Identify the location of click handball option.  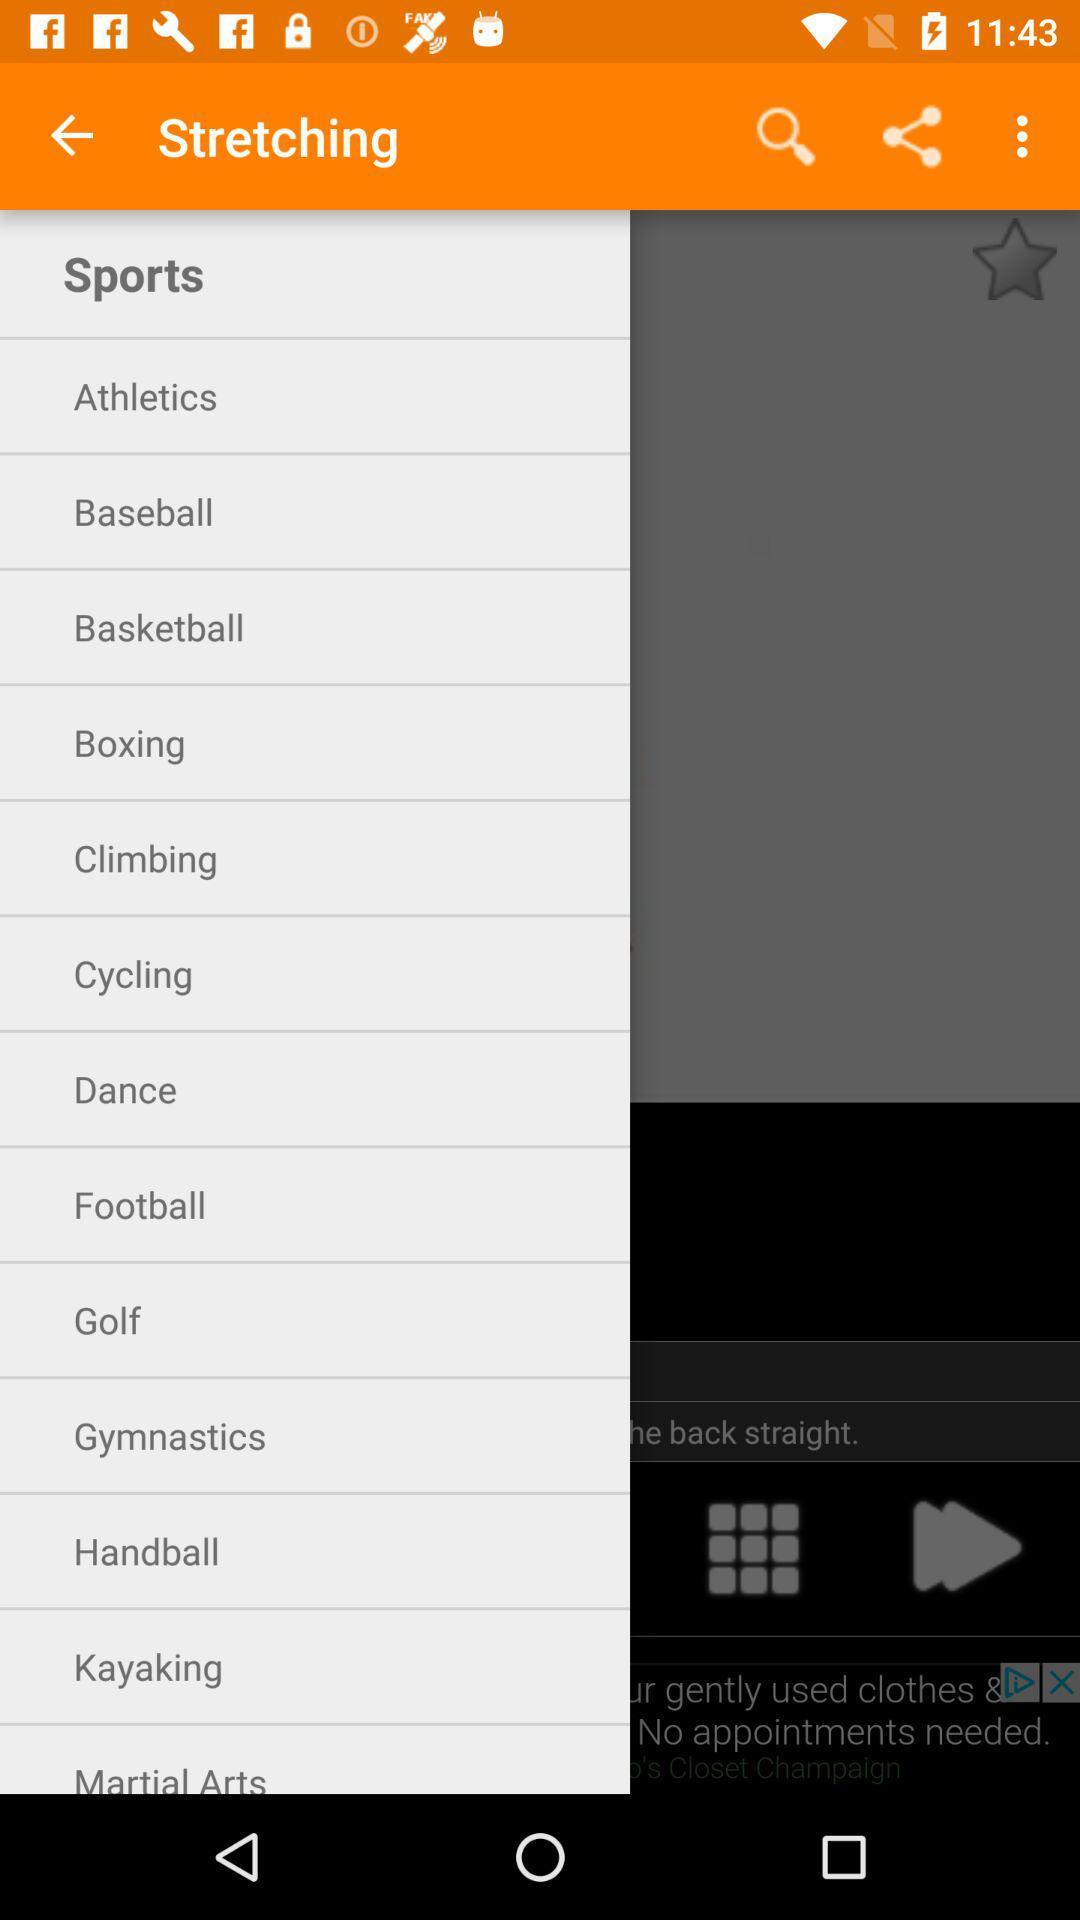
(540, 1547).